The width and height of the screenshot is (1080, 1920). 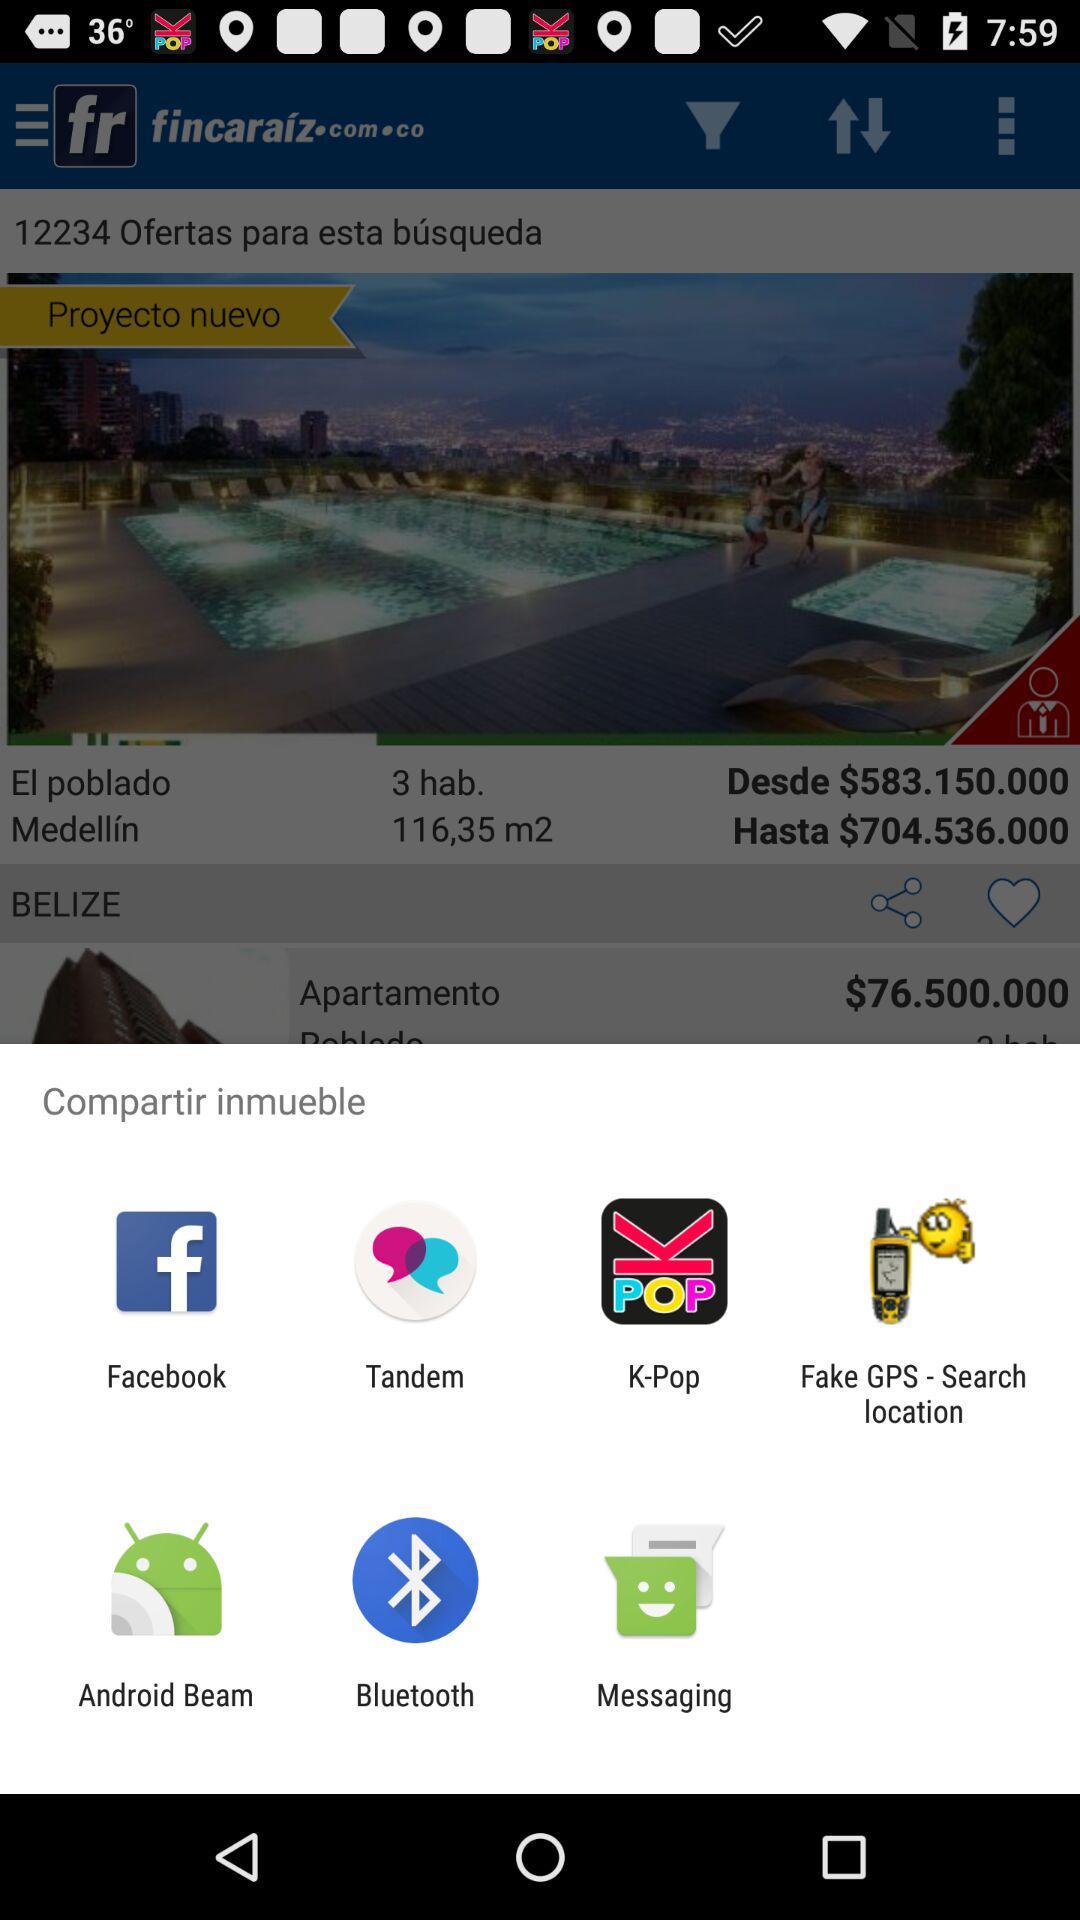 What do you see at coordinates (165, 1392) in the screenshot?
I see `the item next to the tandem icon` at bounding box center [165, 1392].